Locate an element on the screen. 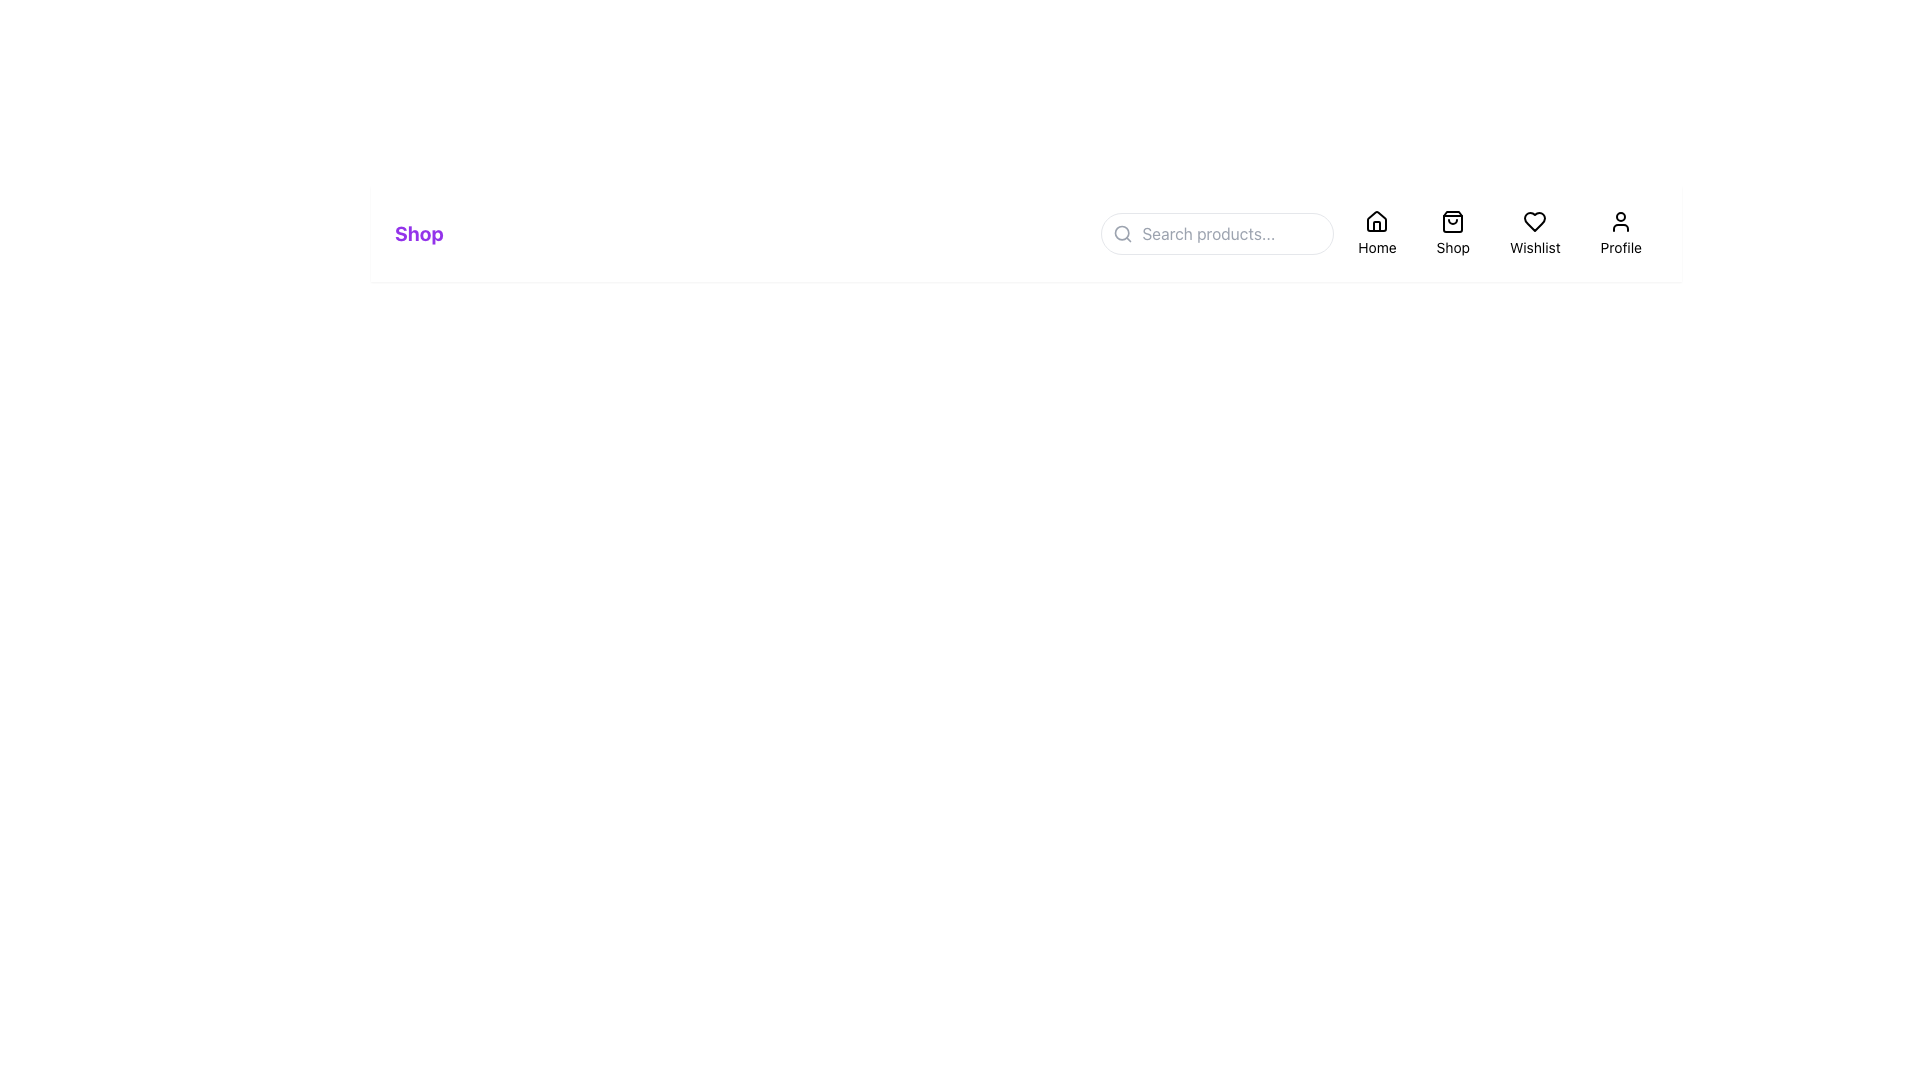 The width and height of the screenshot is (1920, 1080). the search icon, which is a gray SVG graphic representing a magnifying glass, located at the beginning of the search input field is located at coordinates (1123, 233).